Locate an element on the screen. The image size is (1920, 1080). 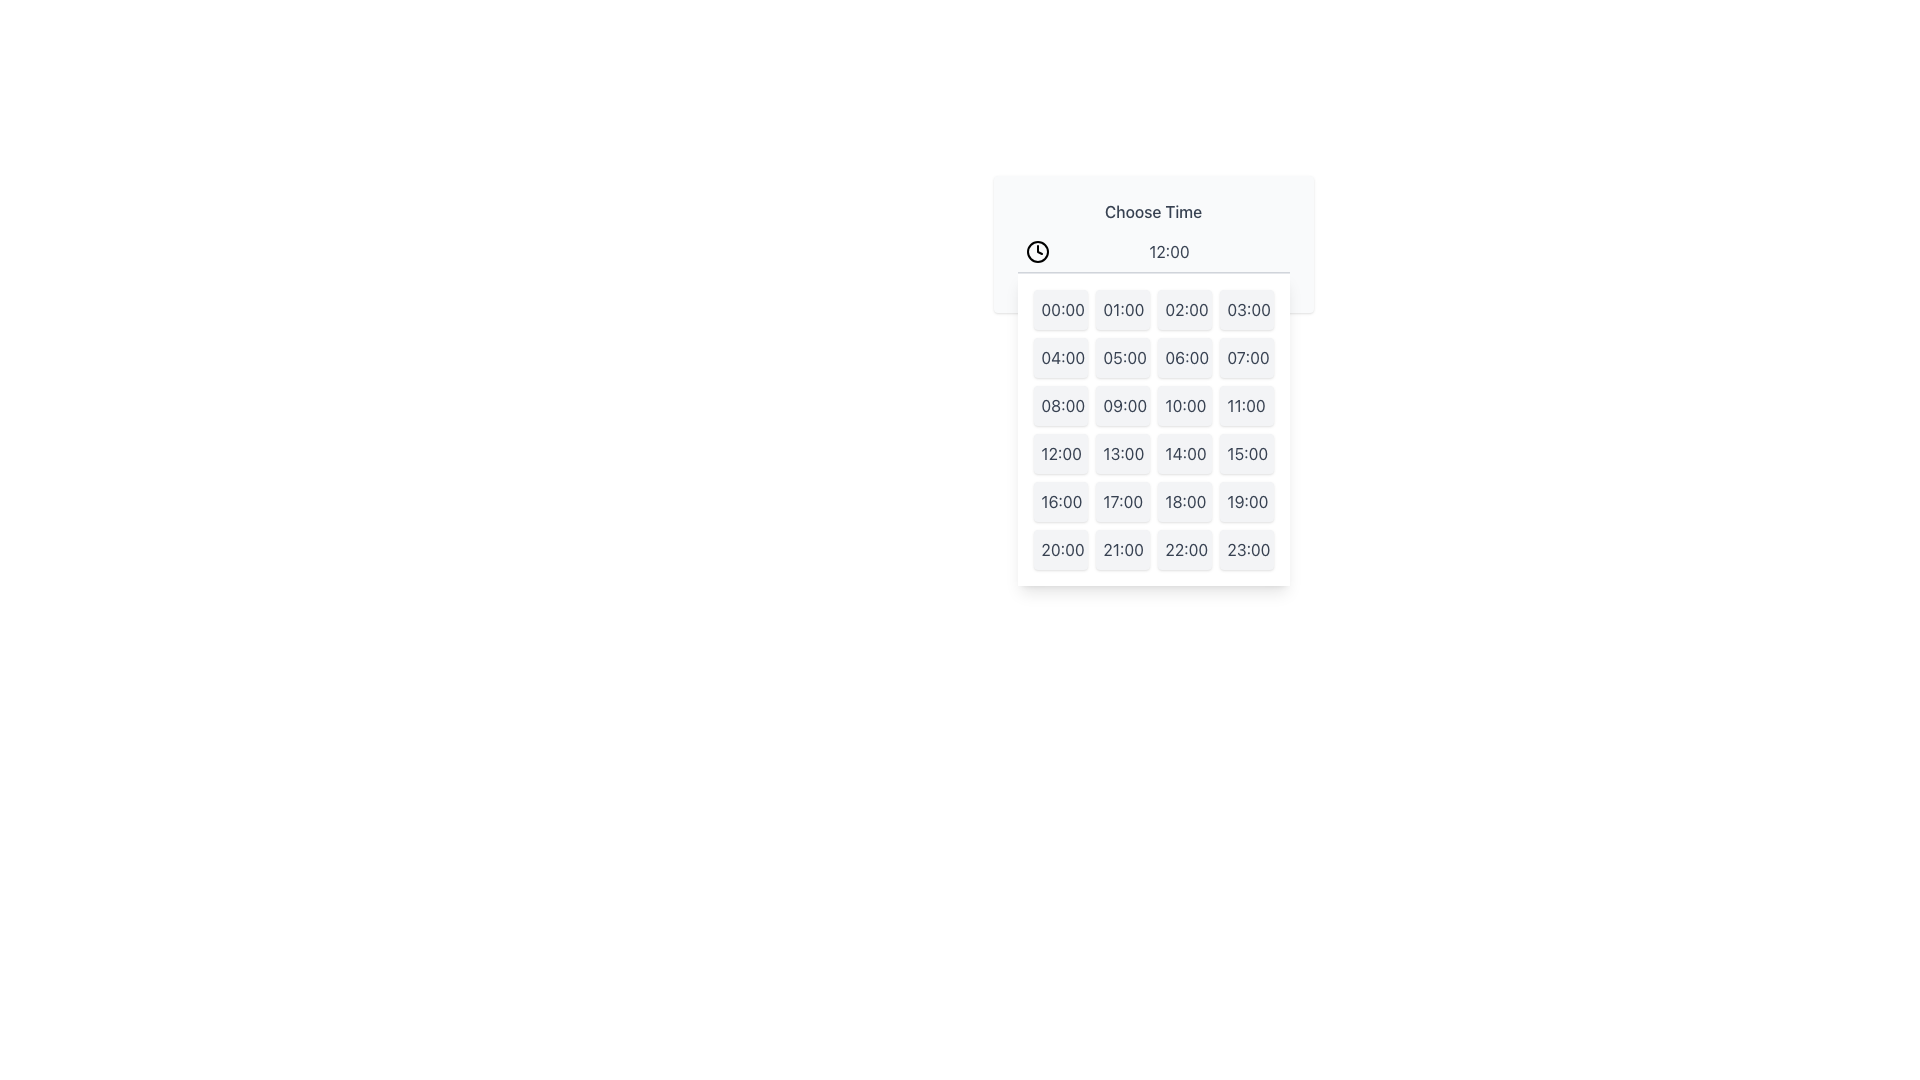
the button displaying '02:00' to highlight it for keyboard navigation is located at coordinates (1184, 309).